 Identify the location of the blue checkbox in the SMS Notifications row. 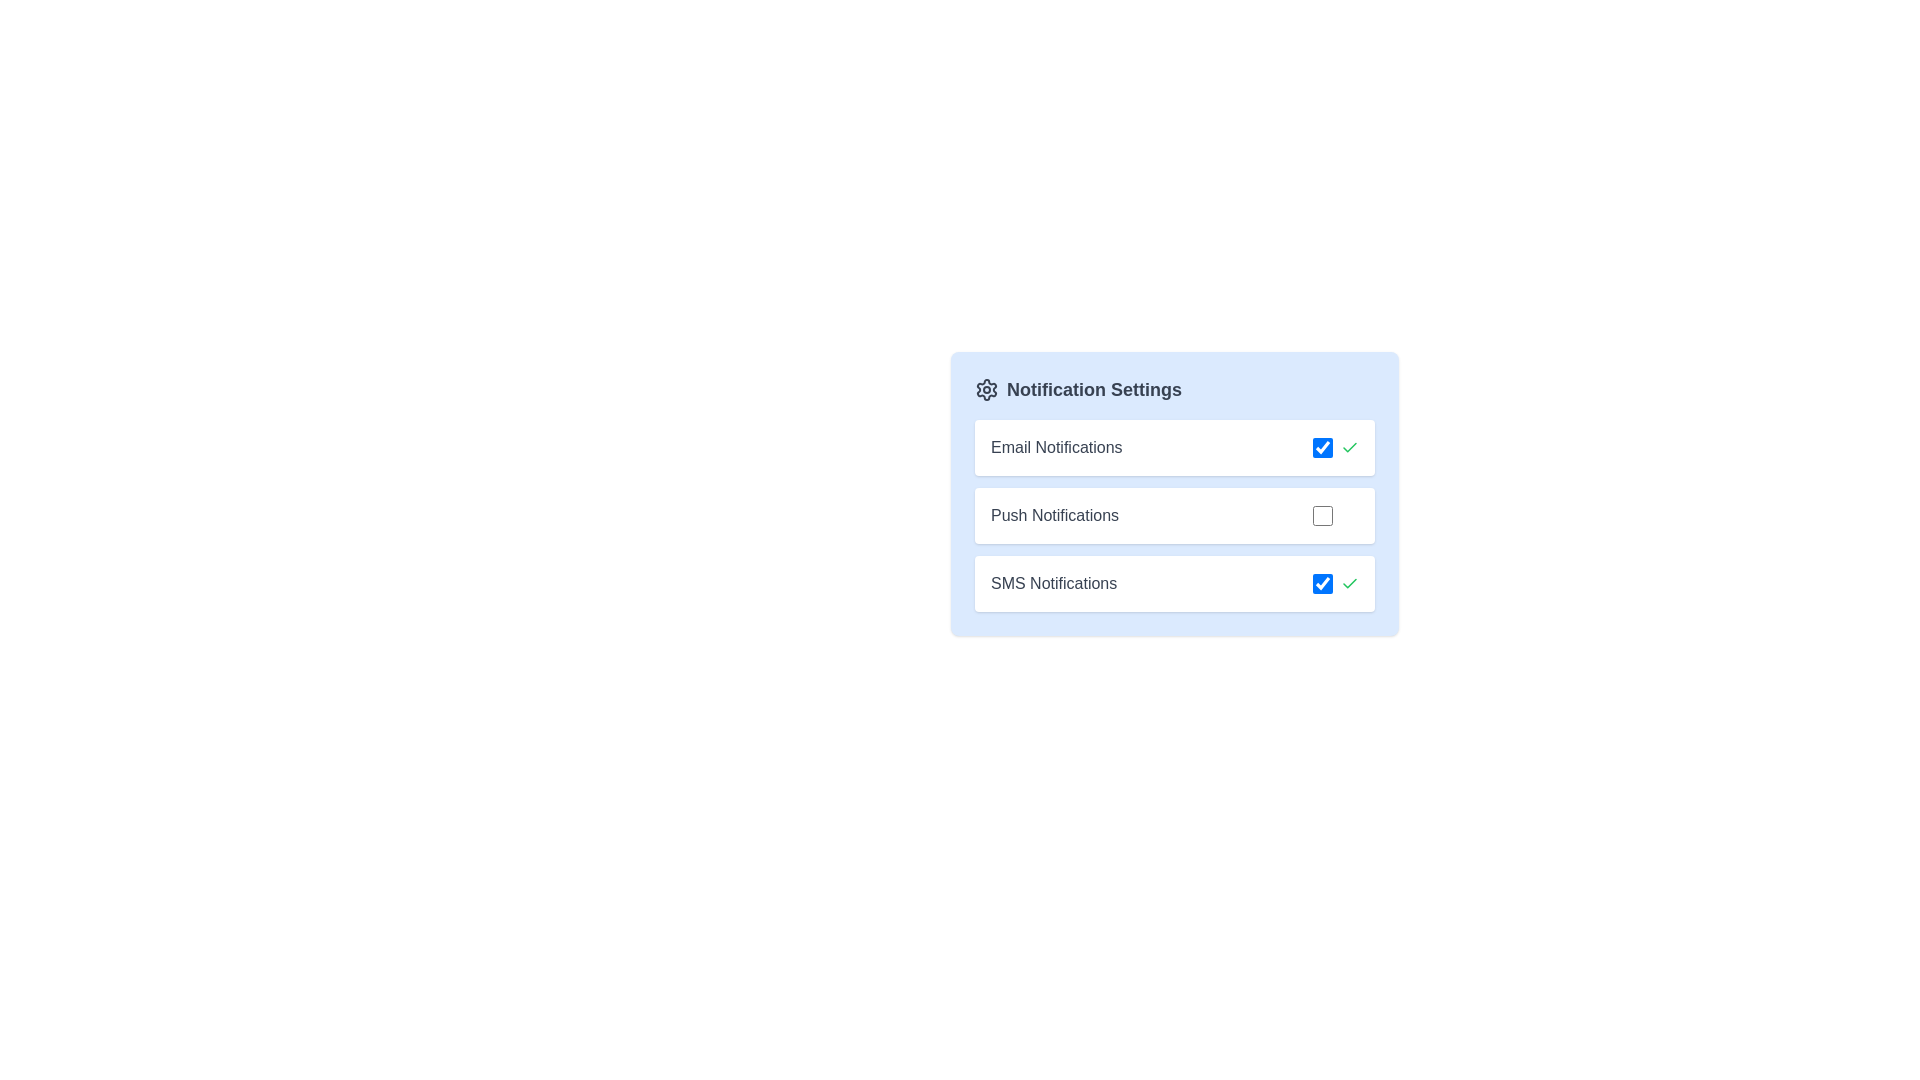
(1335, 583).